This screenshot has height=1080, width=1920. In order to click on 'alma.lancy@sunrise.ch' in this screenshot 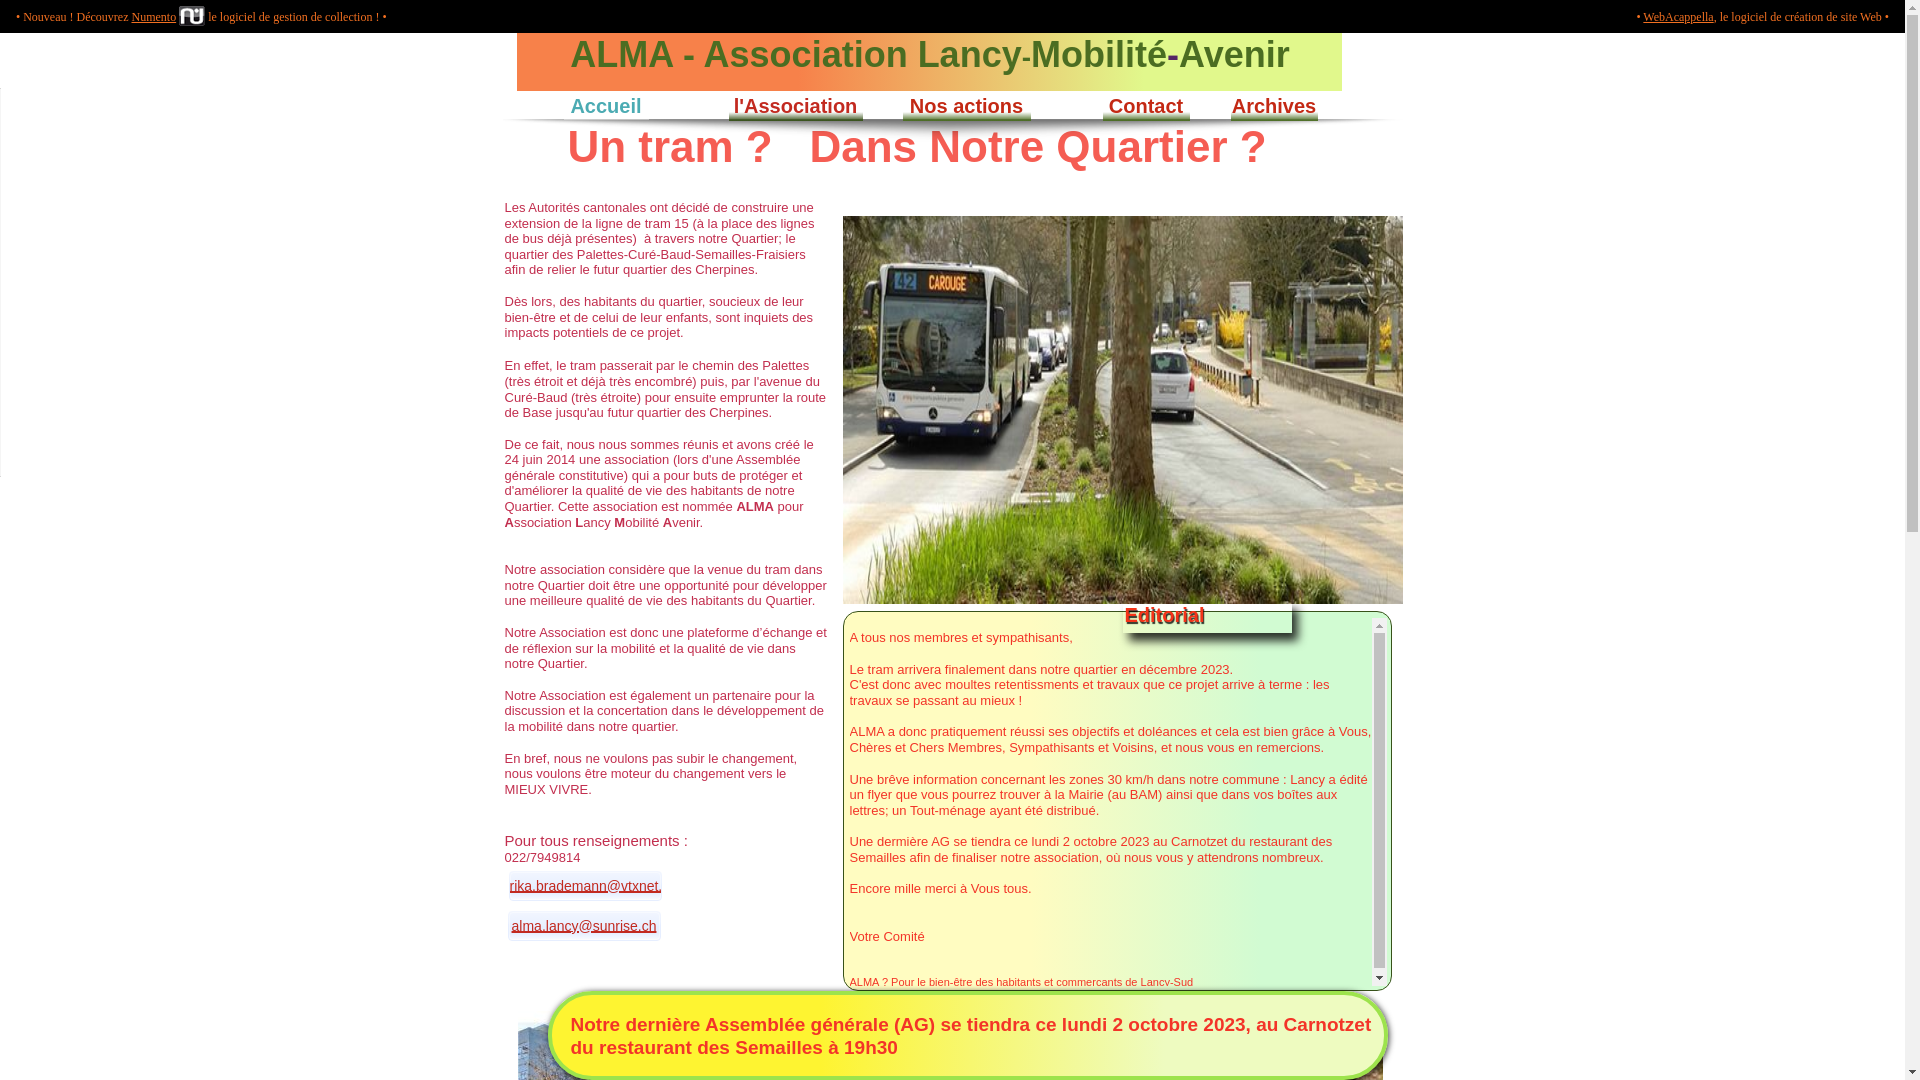, I will do `click(583, 925)`.